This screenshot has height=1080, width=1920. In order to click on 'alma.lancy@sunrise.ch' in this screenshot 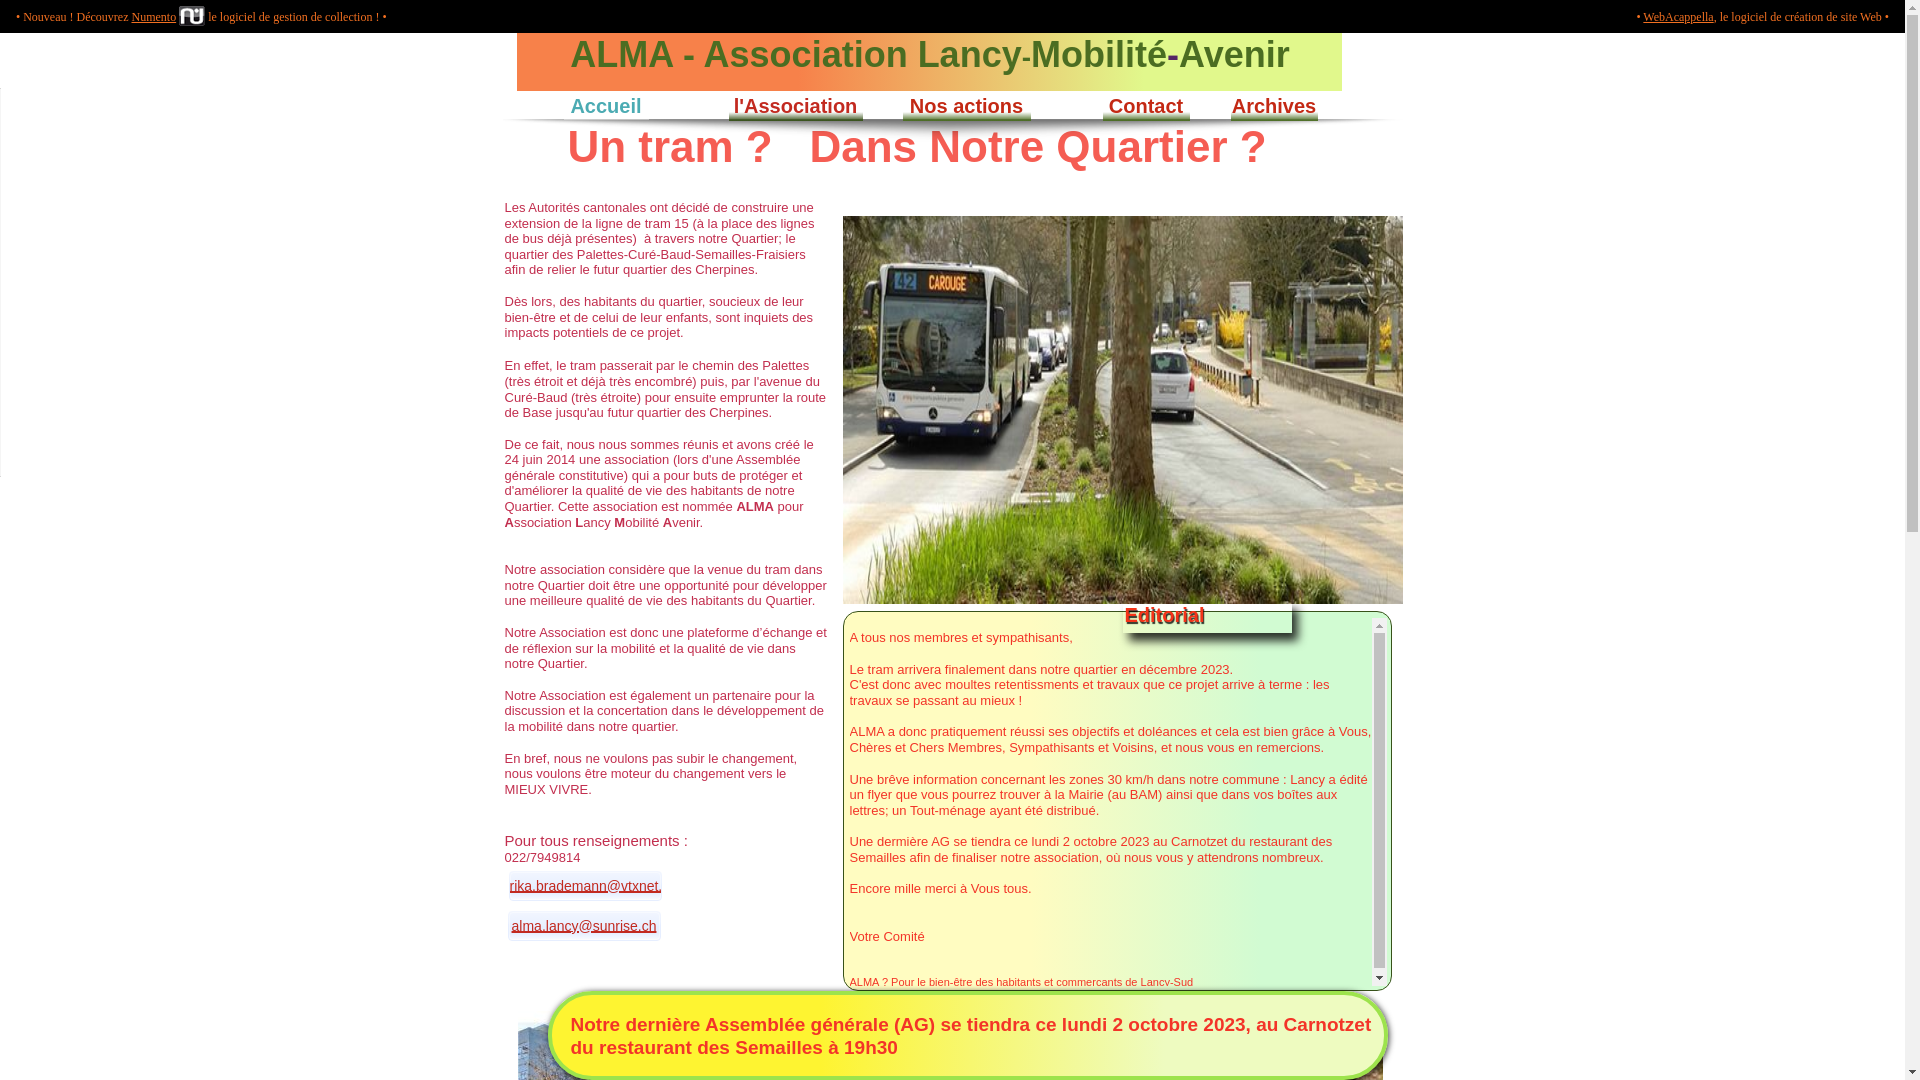, I will do `click(583, 925)`.